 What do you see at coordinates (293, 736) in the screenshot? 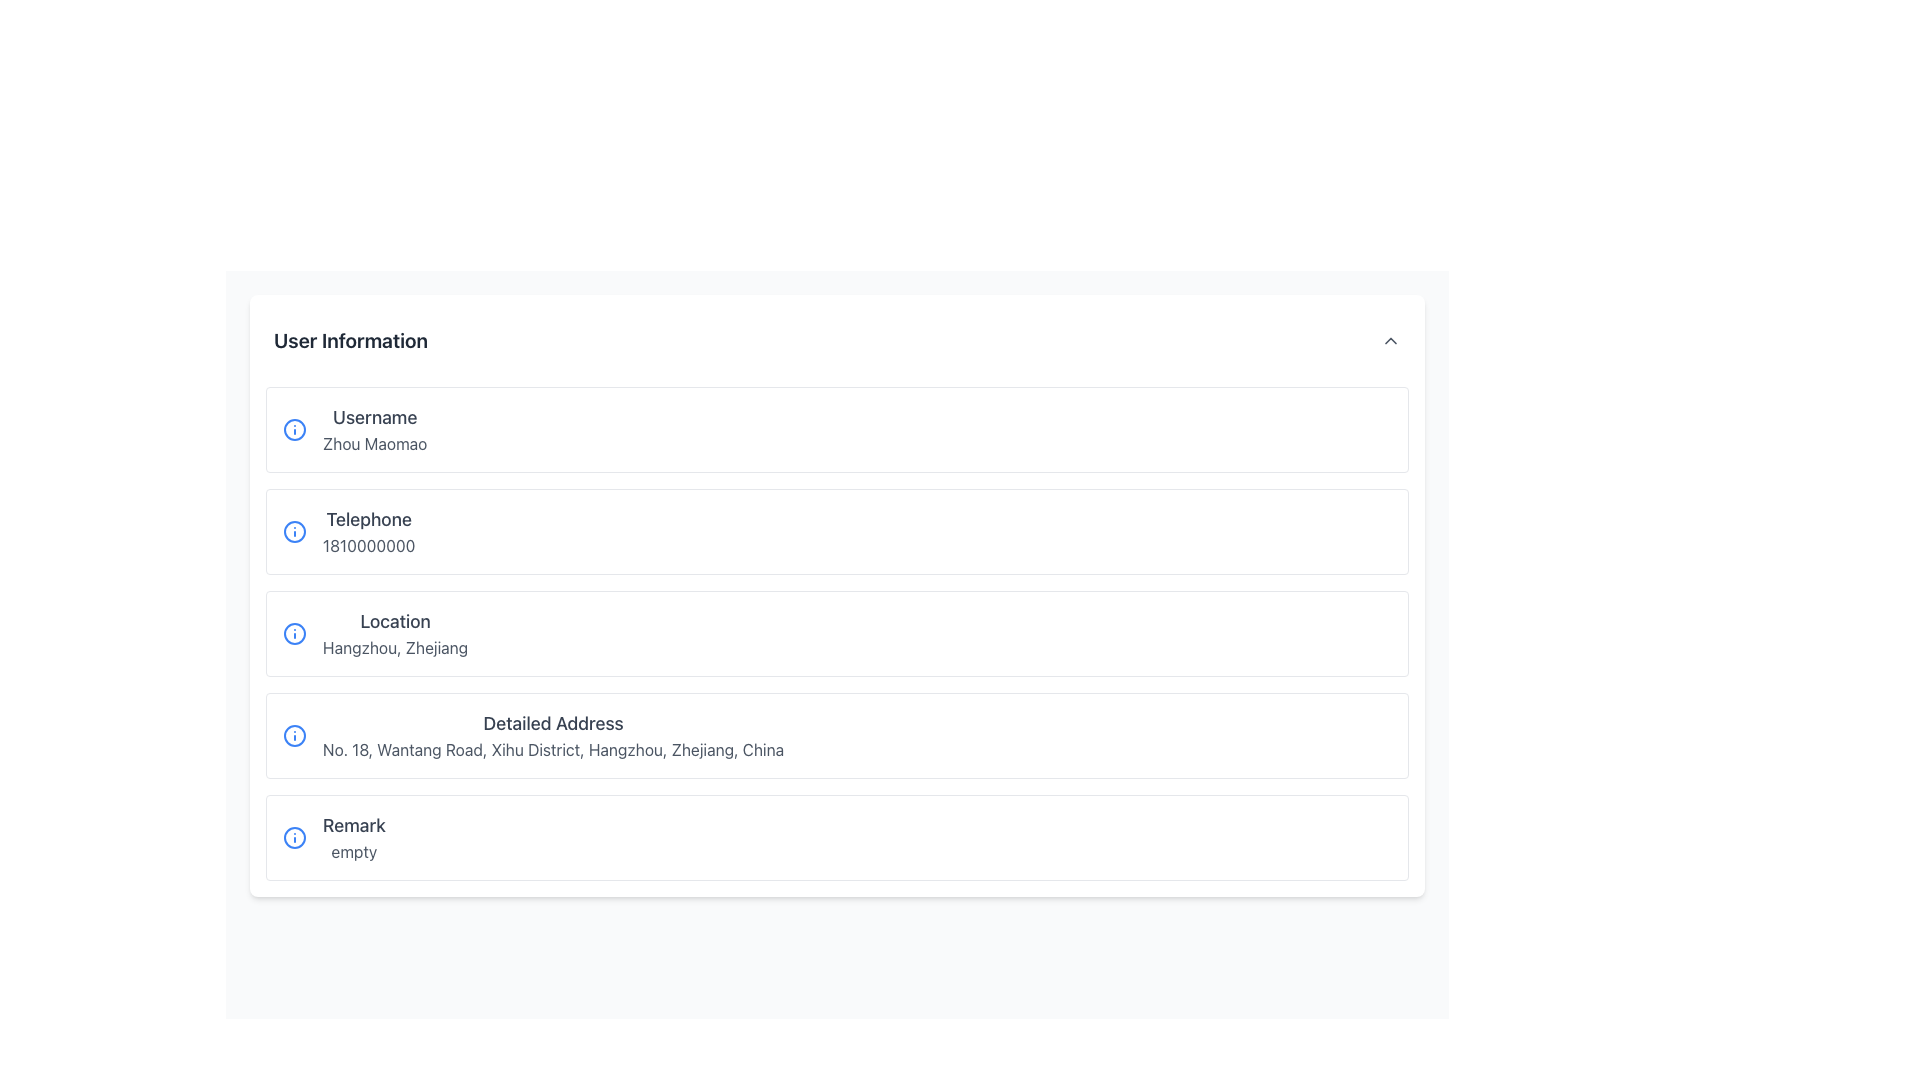
I see `the Informational Icon located in the top-left corner of the 'Detailed Address' section to retrieve additional information` at bounding box center [293, 736].